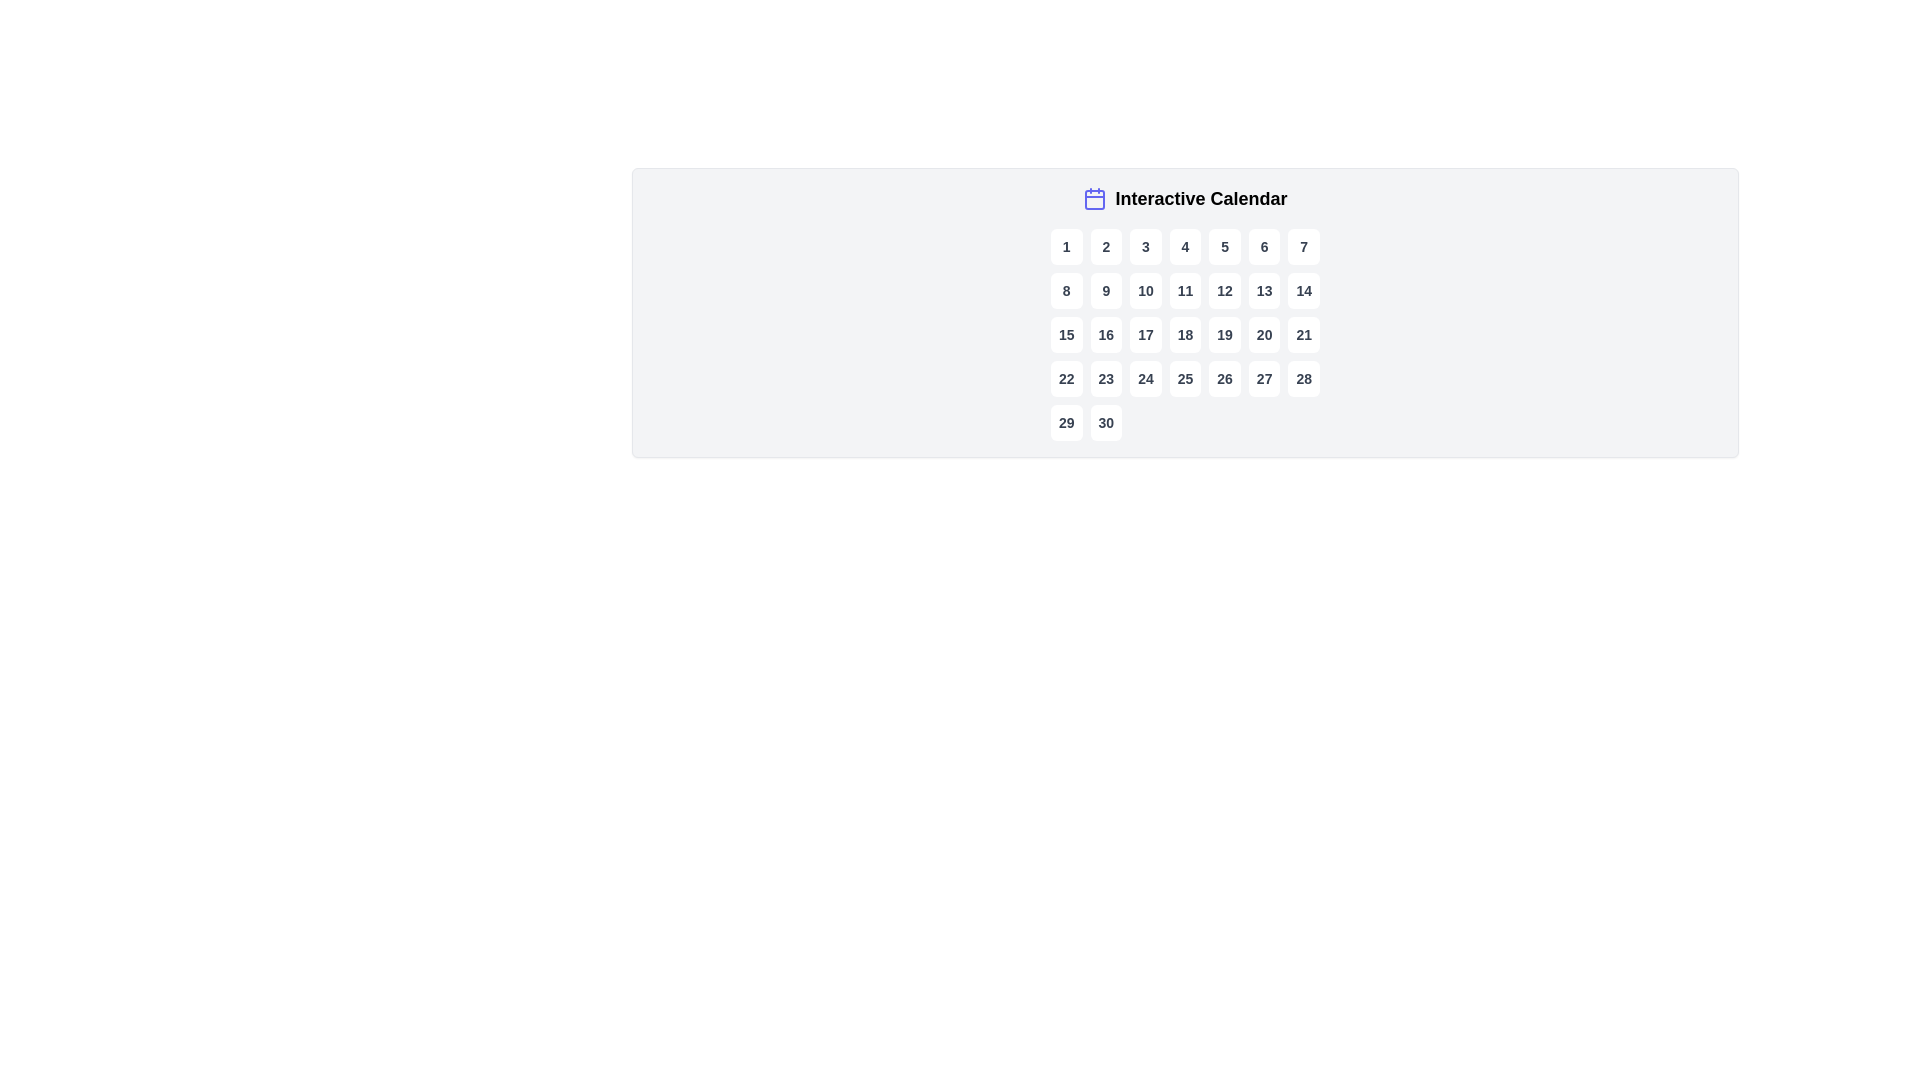  I want to click on the calendar date button located in the lower right corner of the grid layout, so click(1304, 378).